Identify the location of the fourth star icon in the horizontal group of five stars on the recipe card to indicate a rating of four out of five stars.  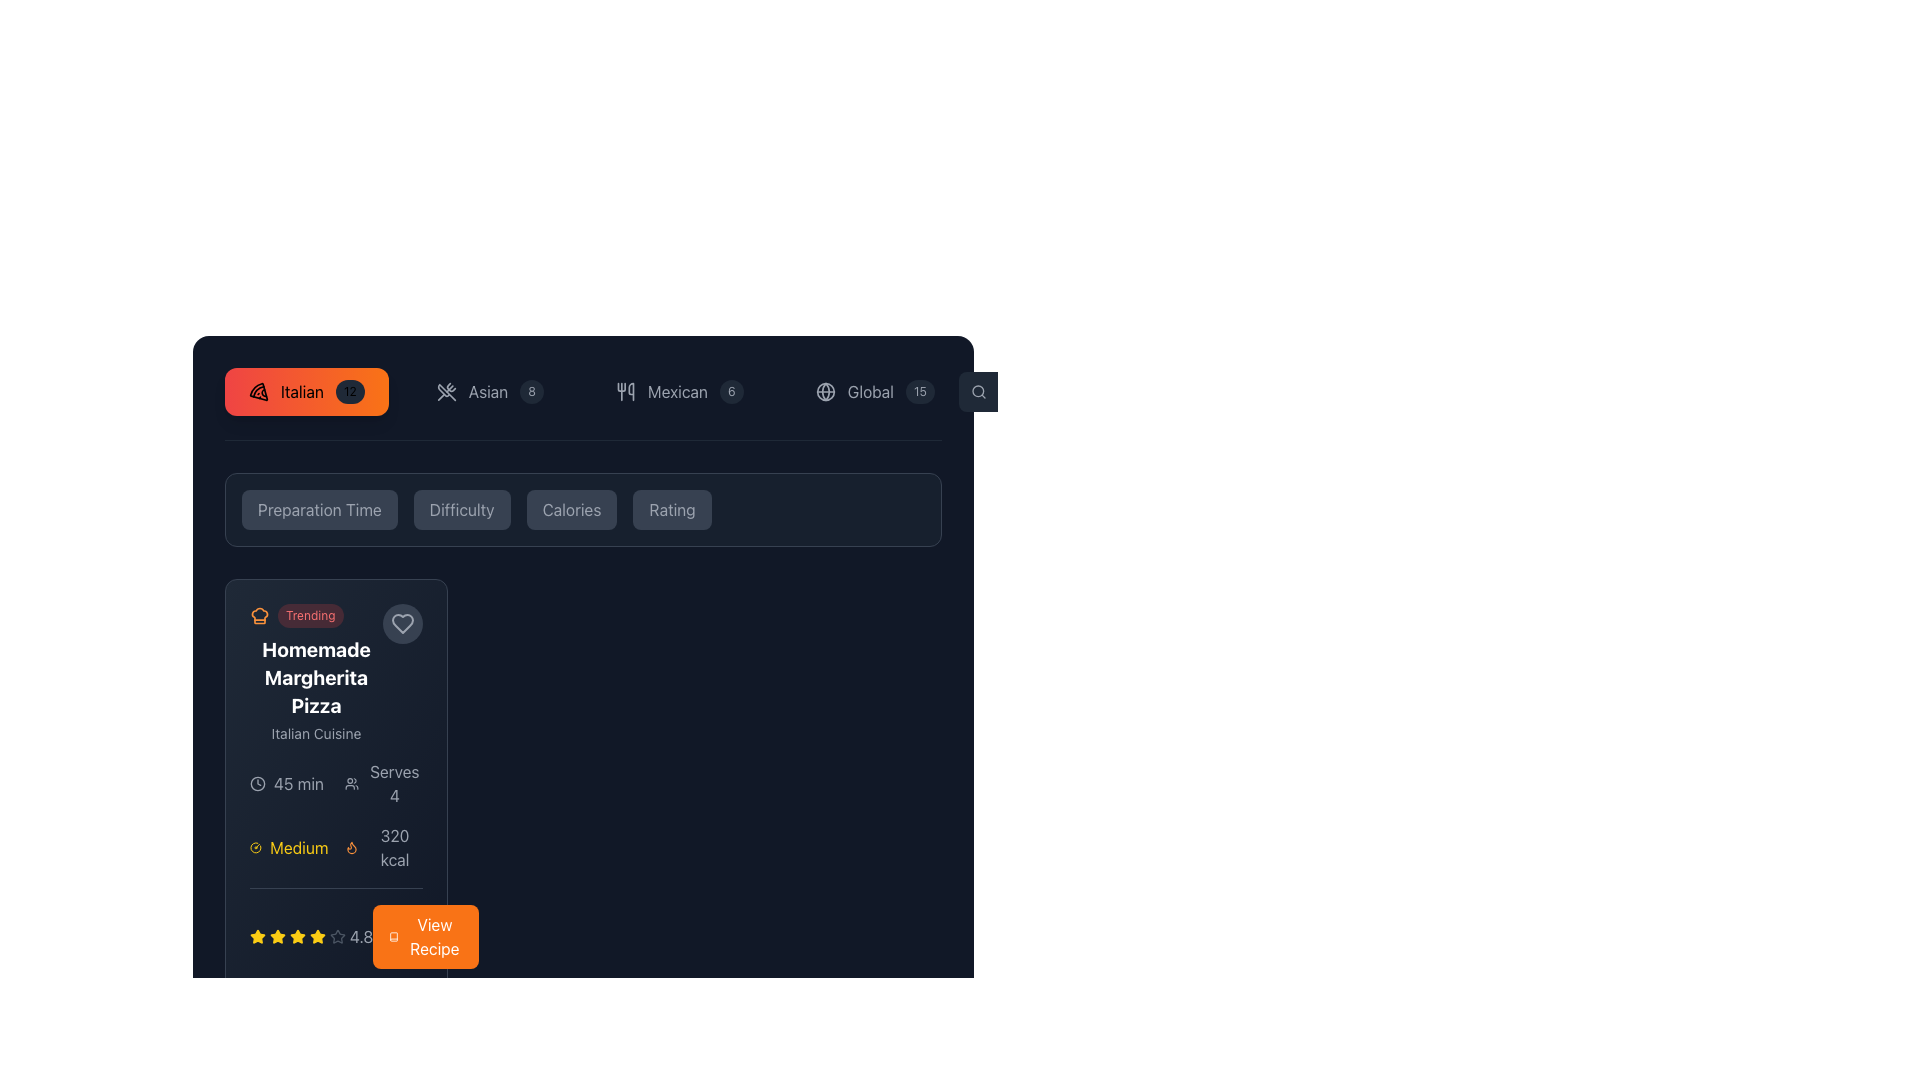
(337, 936).